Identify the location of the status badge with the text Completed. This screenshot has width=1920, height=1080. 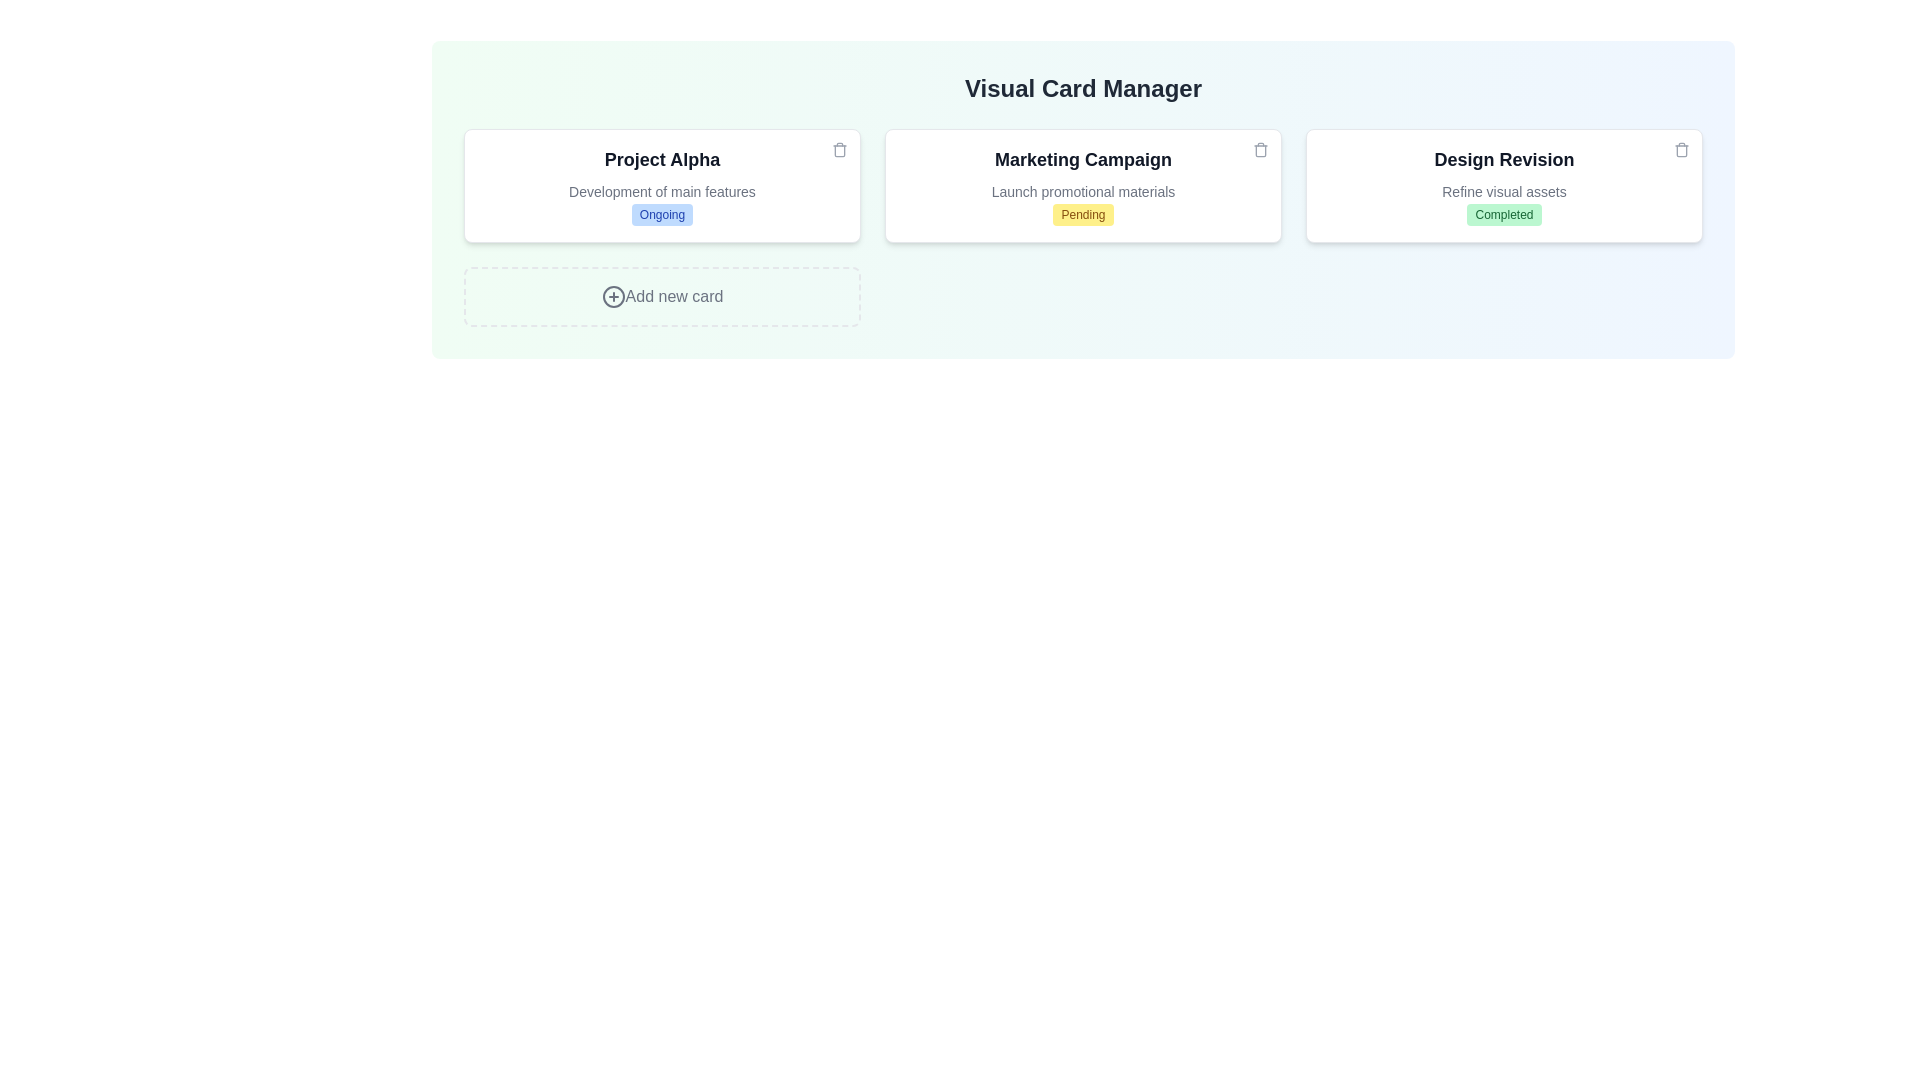
(1504, 215).